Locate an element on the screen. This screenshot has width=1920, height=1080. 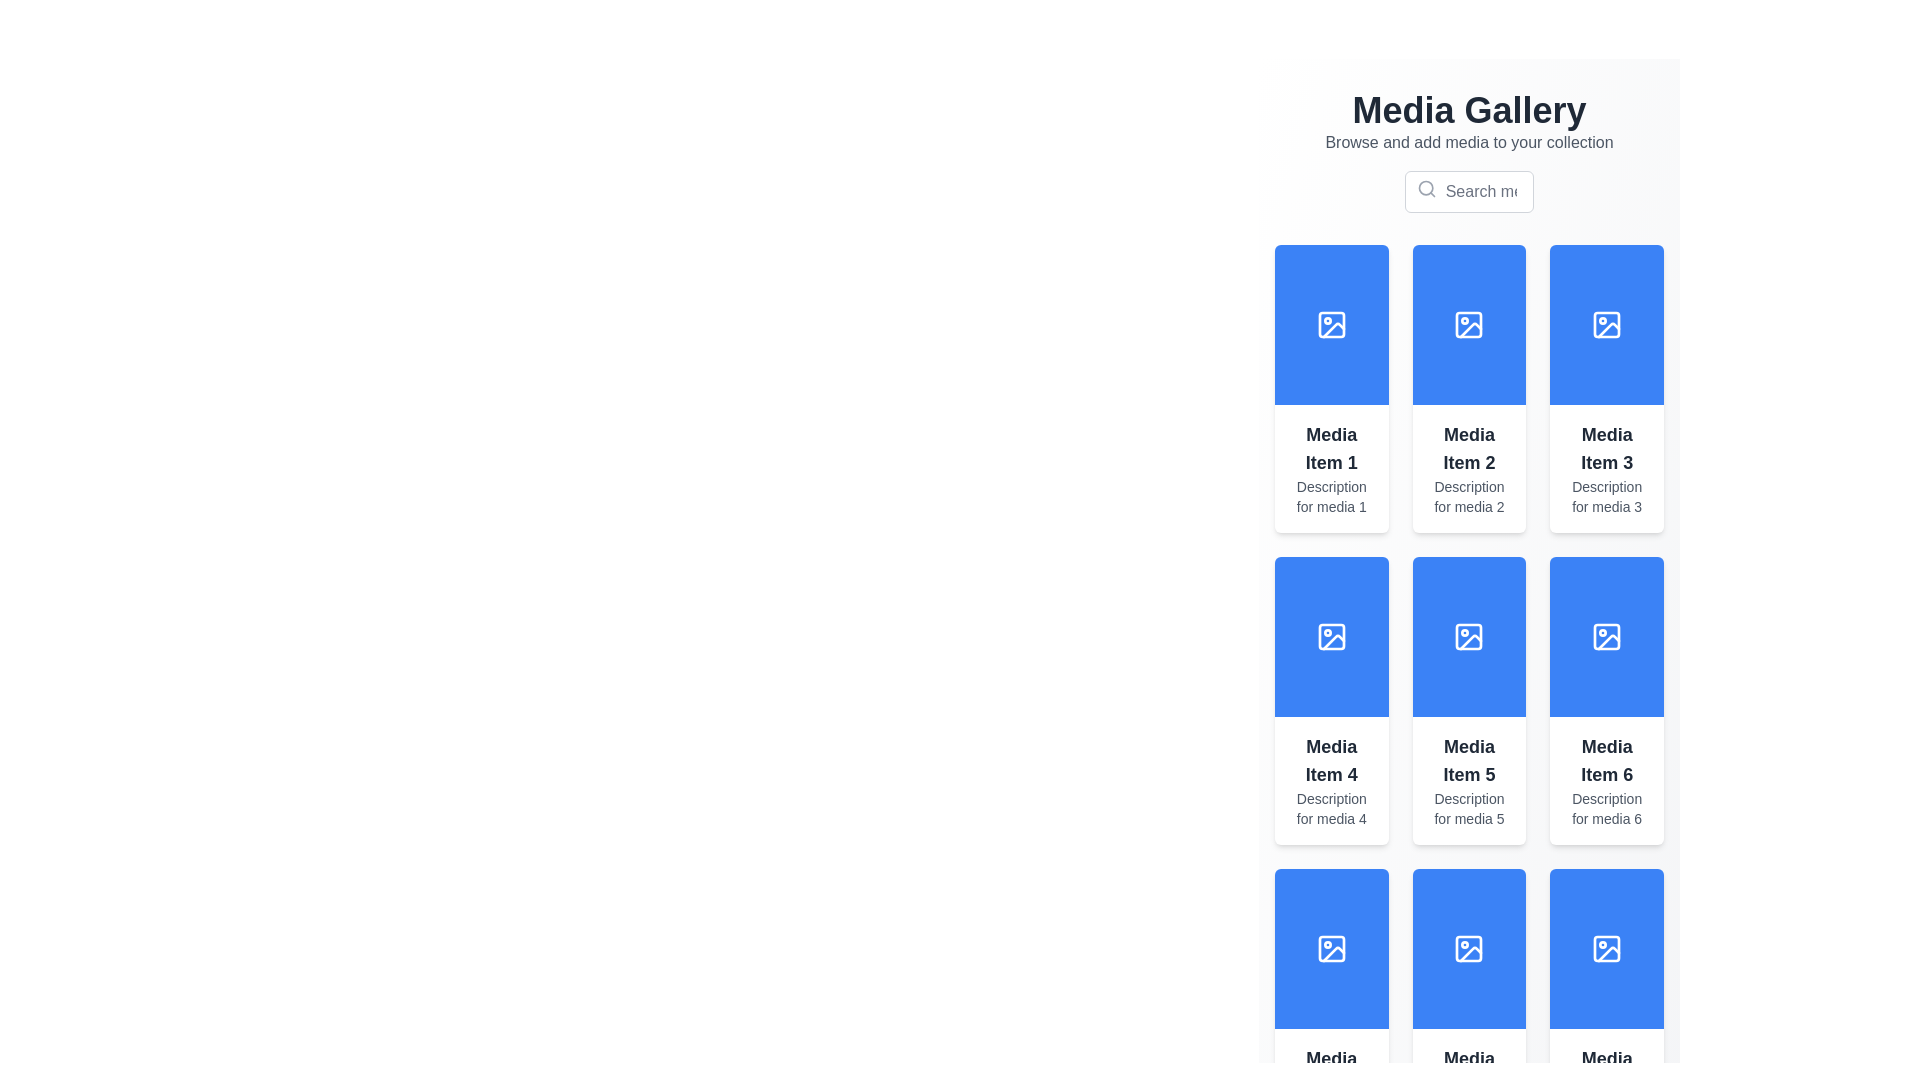
the icon representing pictorial media within the 'Media Item 2' card in the second column of the first row of the gallery interface is located at coordinates (1469, 323).